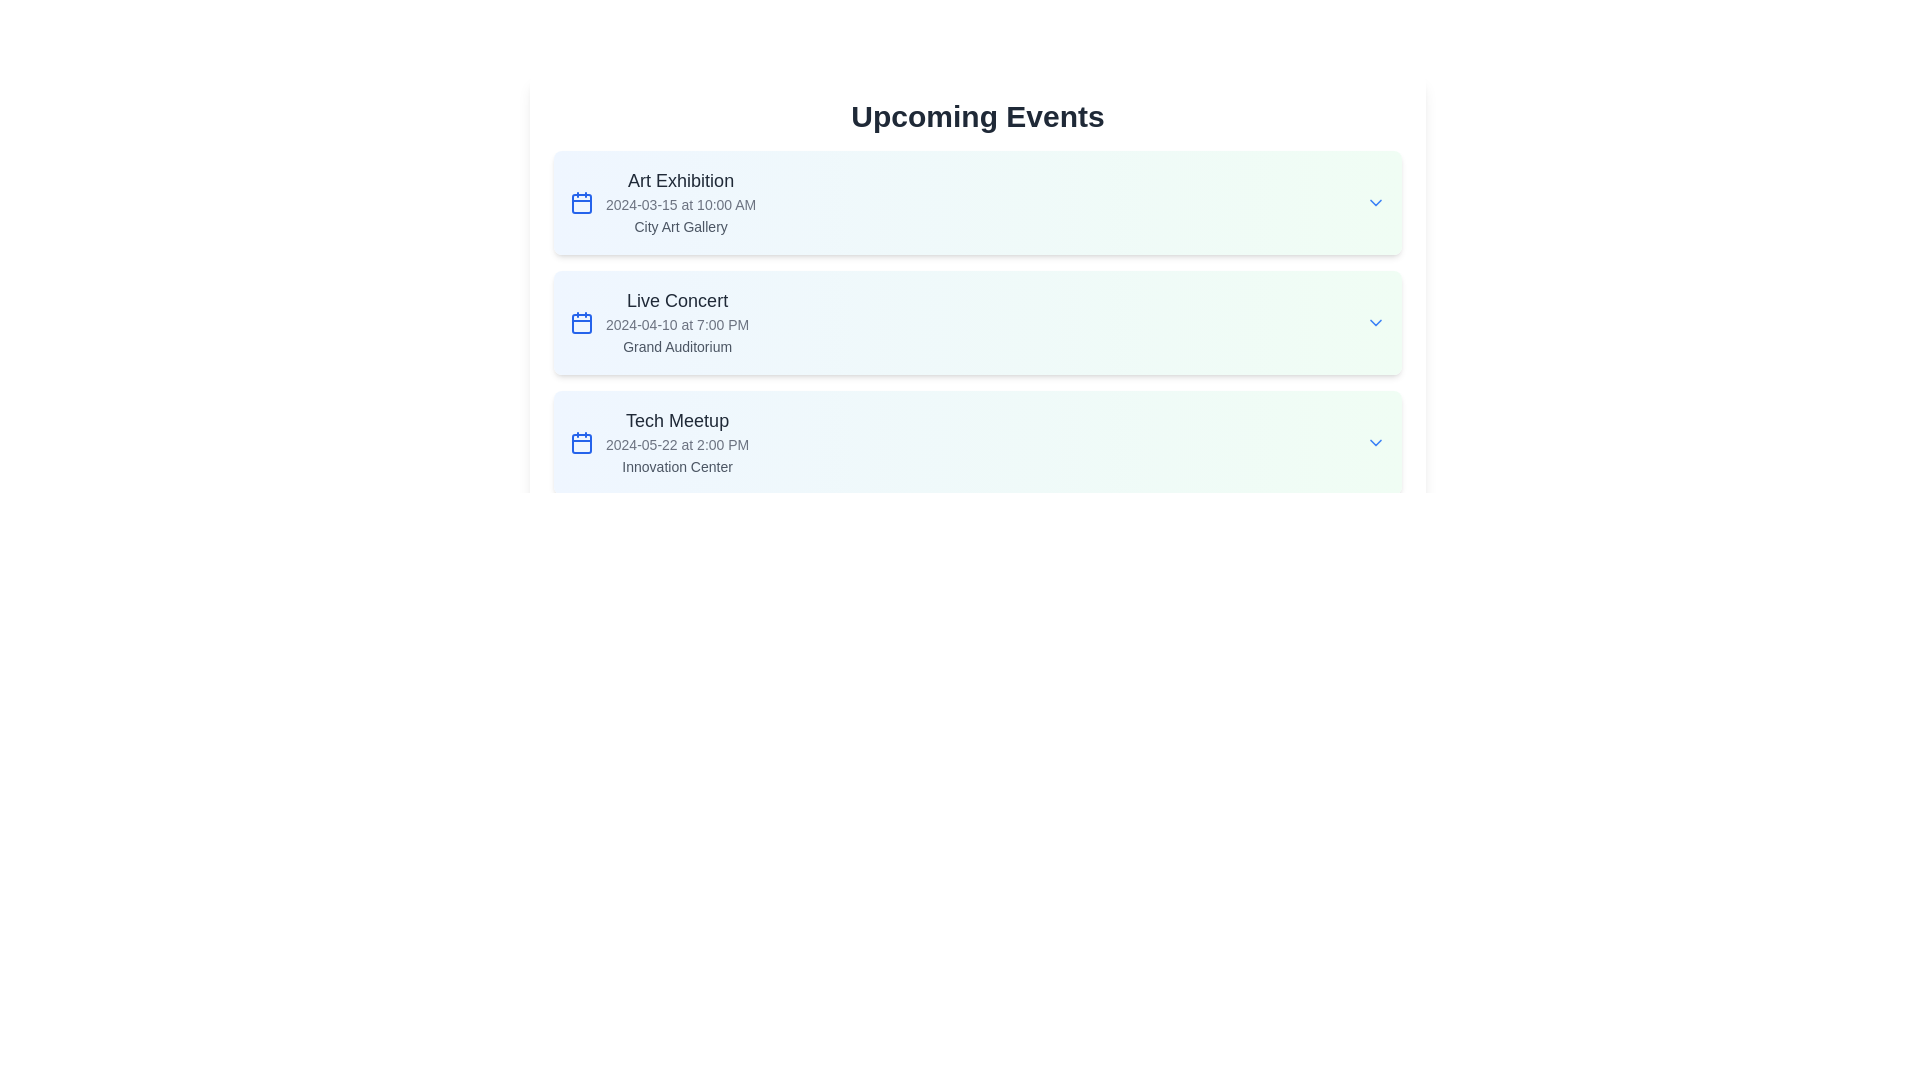 The height and width of the screenshot is (1080, 1920). What do you see at coordinates (978, 442) in the screenshot?
I see `the 'Tech Meetup' informational card, which is the third item` at bounding box center [978, 442].